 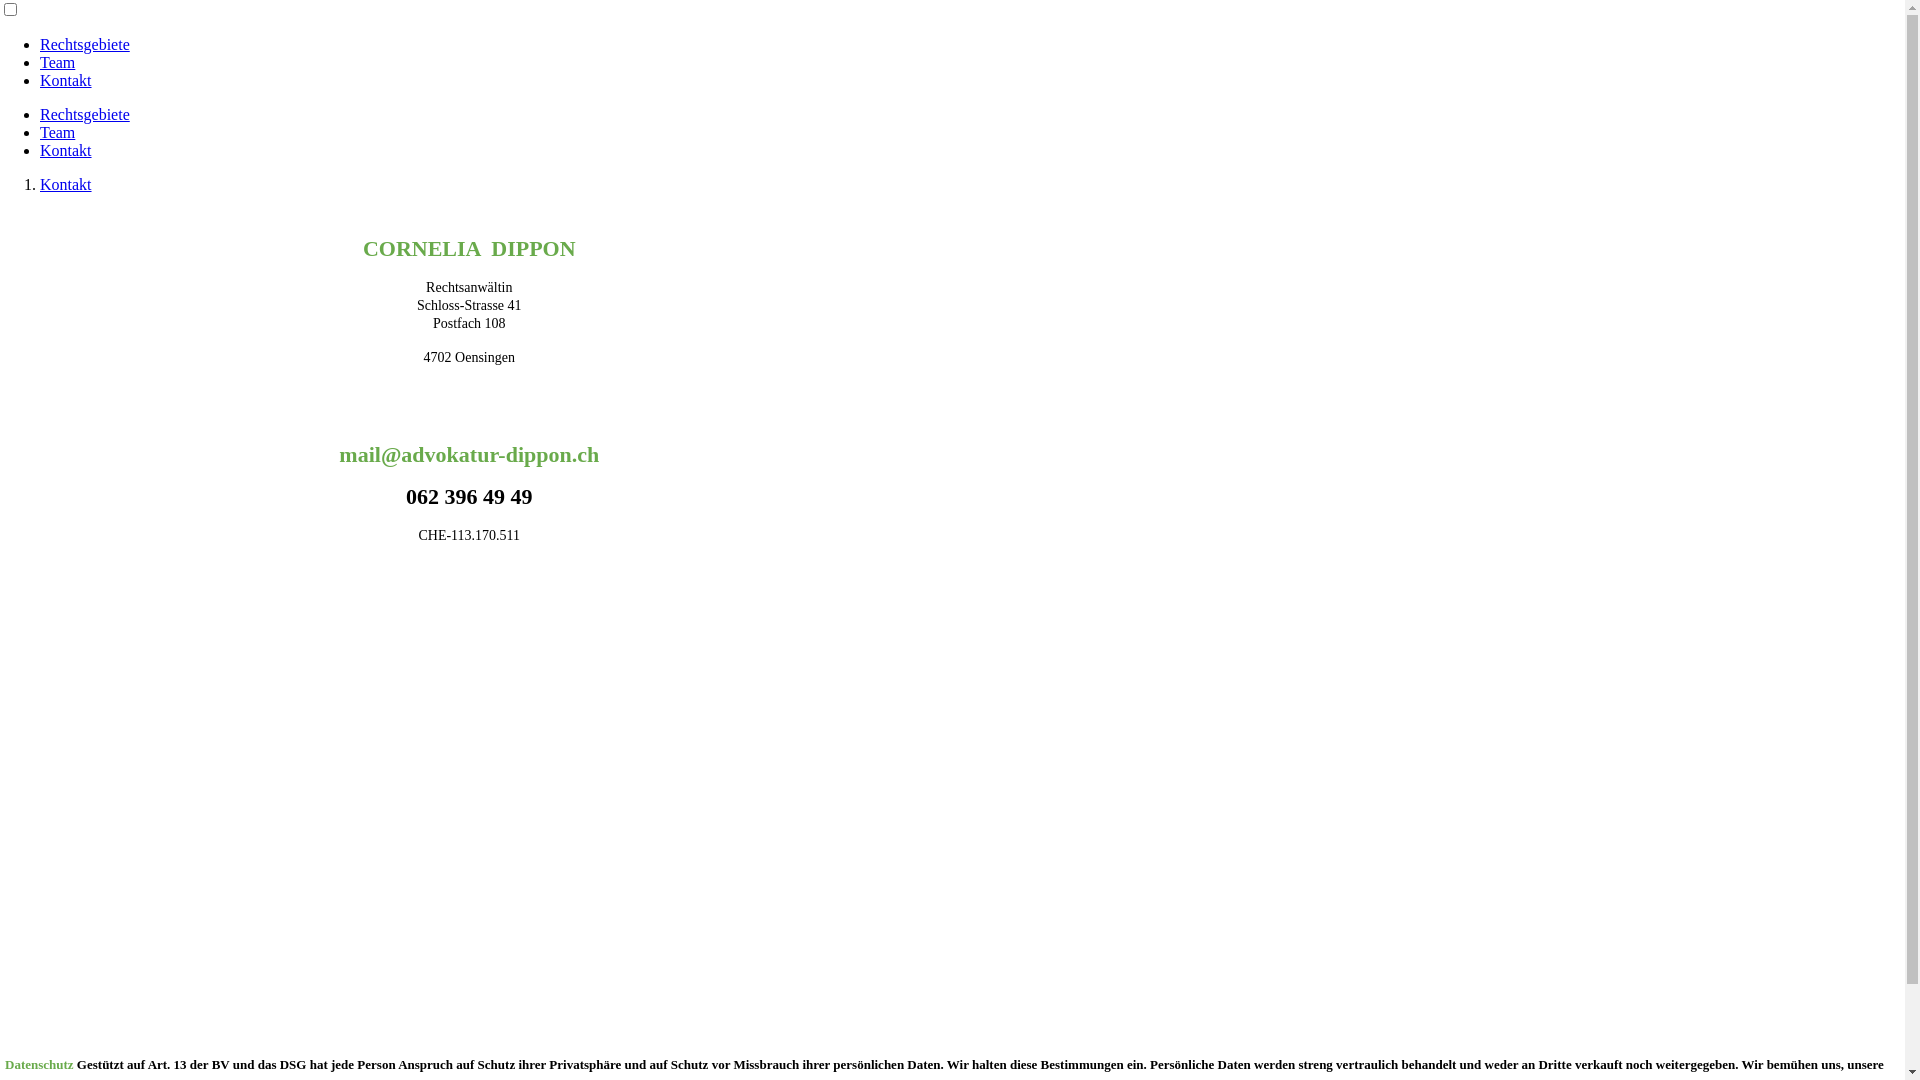 What do you see at coordinates (39, 44) in the screenshot?
I see `'Rechtsgebiete'` at bounding box center [39, 44].